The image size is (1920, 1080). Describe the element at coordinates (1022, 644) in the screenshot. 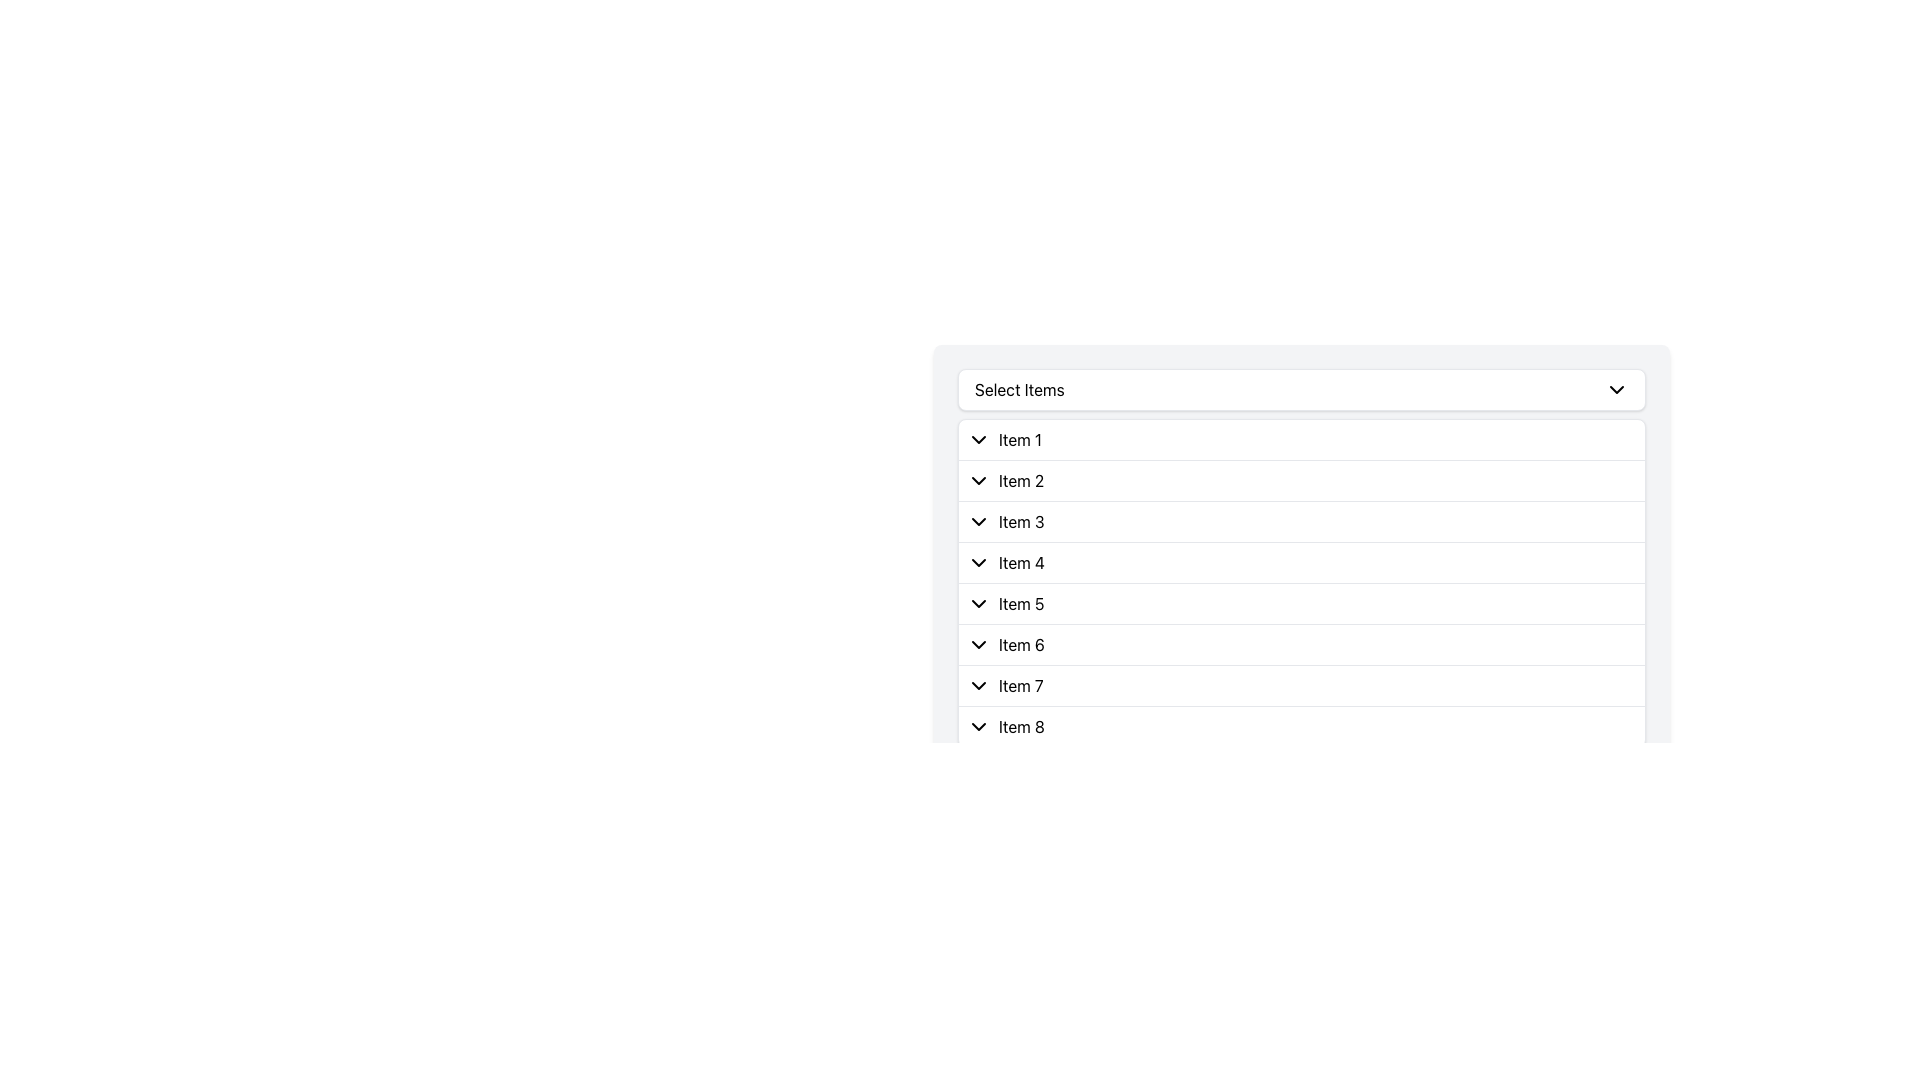

I see `the text label 'Item 6' in the dropdown menu` at that location.